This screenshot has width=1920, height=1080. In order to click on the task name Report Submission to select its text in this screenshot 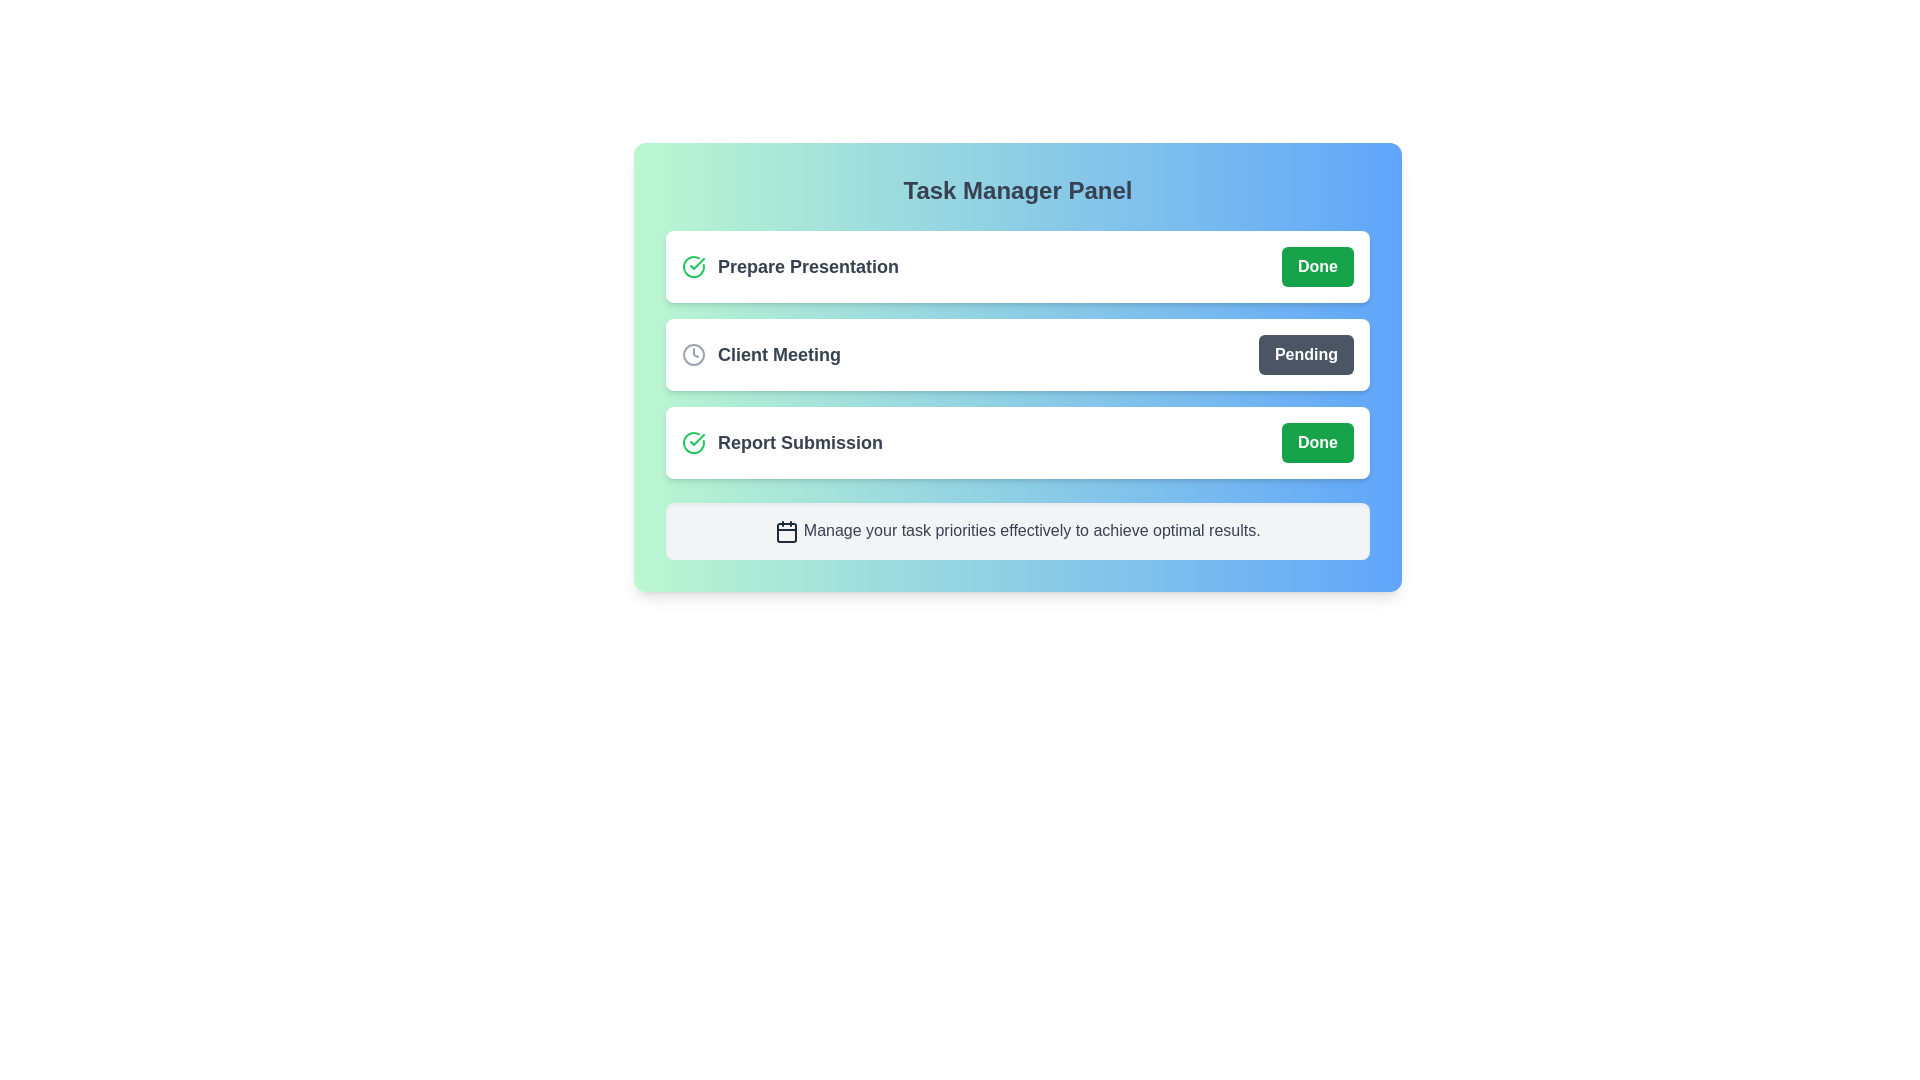, I will do `click(781, 442)`.